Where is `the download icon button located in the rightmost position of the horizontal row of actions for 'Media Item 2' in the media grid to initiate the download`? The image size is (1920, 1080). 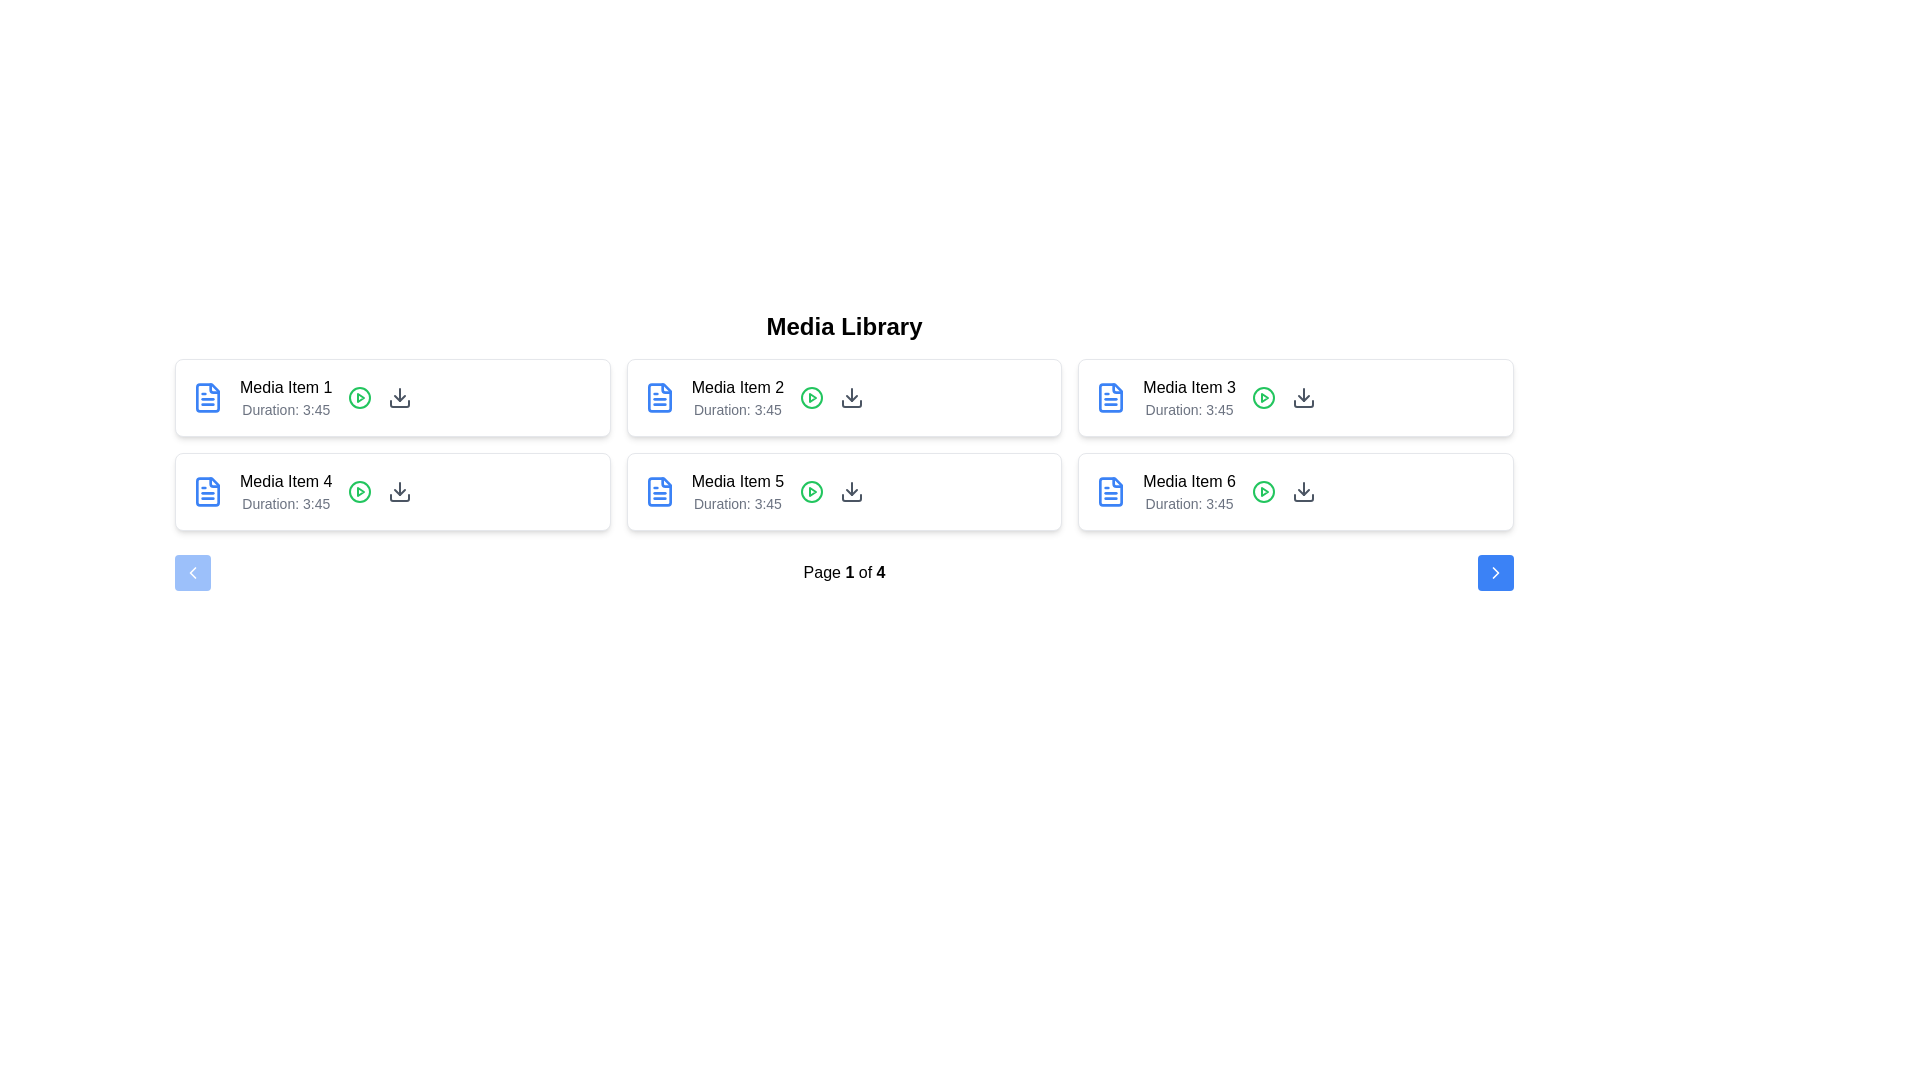
the download icon button located in the rightmost position of the horizontal row of actions for 'Media Item 2' in the media grid to initiate the download is located at coordinates (852, 397).